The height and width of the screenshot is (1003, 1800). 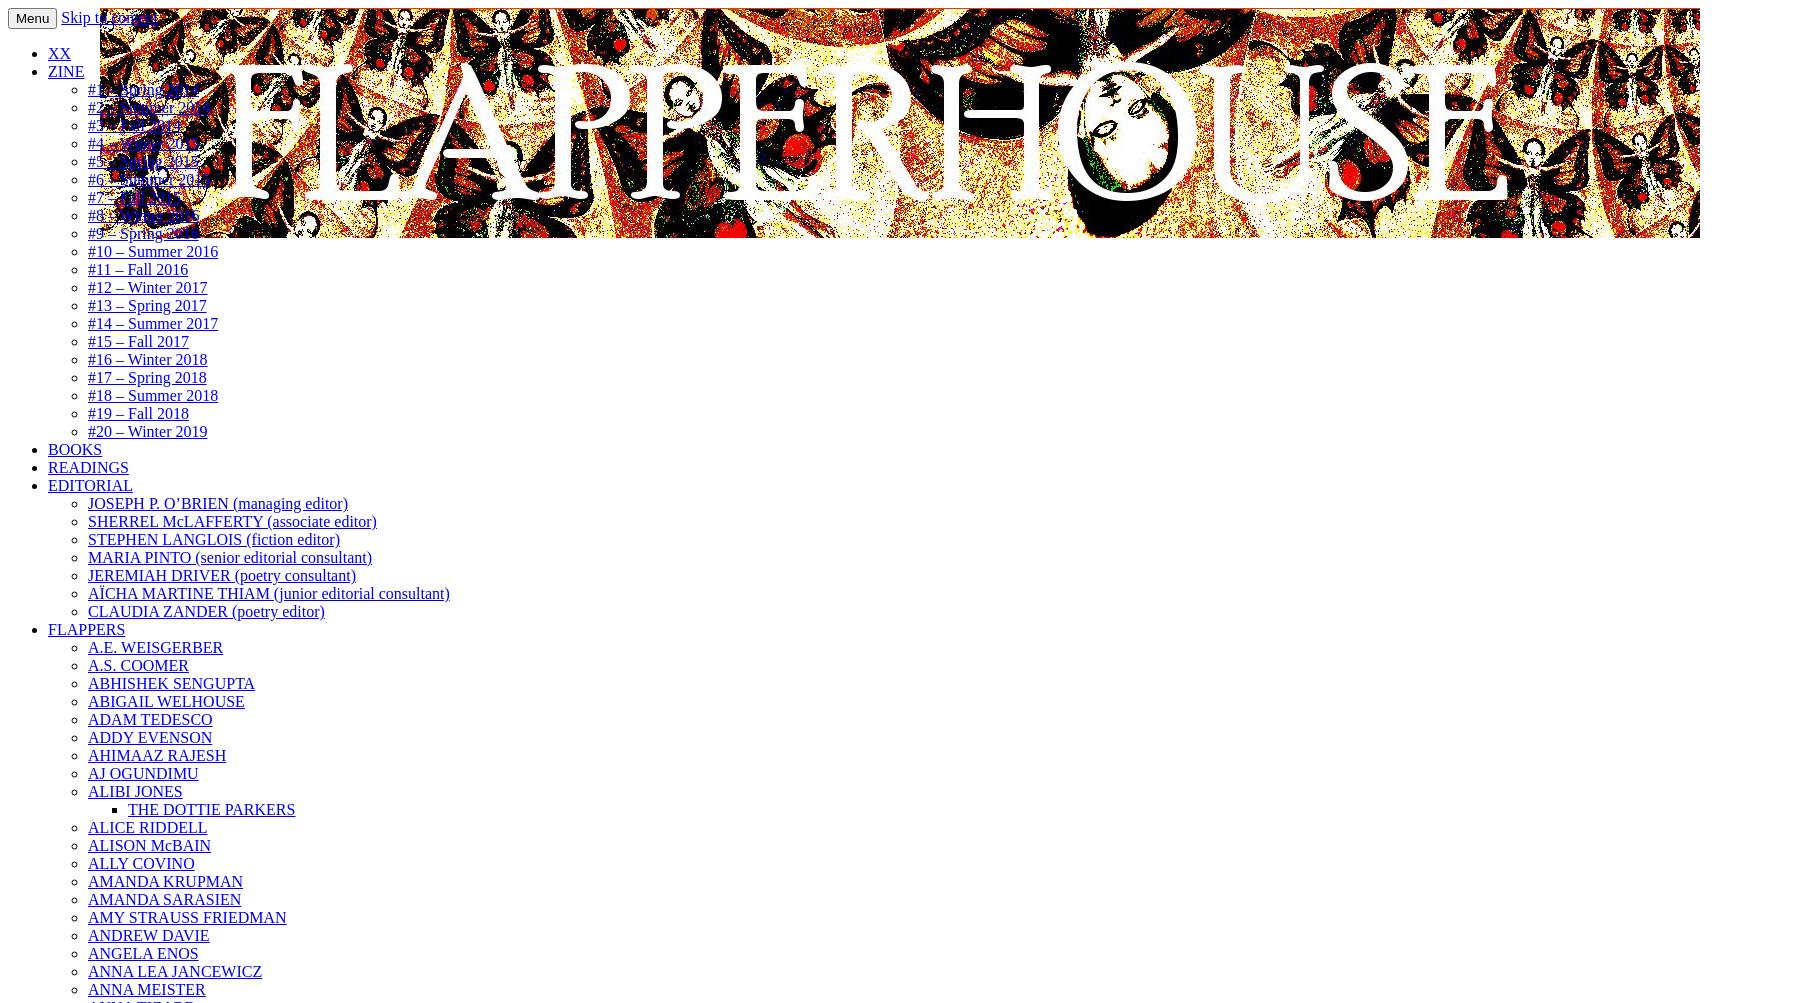 What do you see at coordinates (149, 106) in the screenshot?
I see `'#2 – Summer 2014'` at bounding box center [149, 106].